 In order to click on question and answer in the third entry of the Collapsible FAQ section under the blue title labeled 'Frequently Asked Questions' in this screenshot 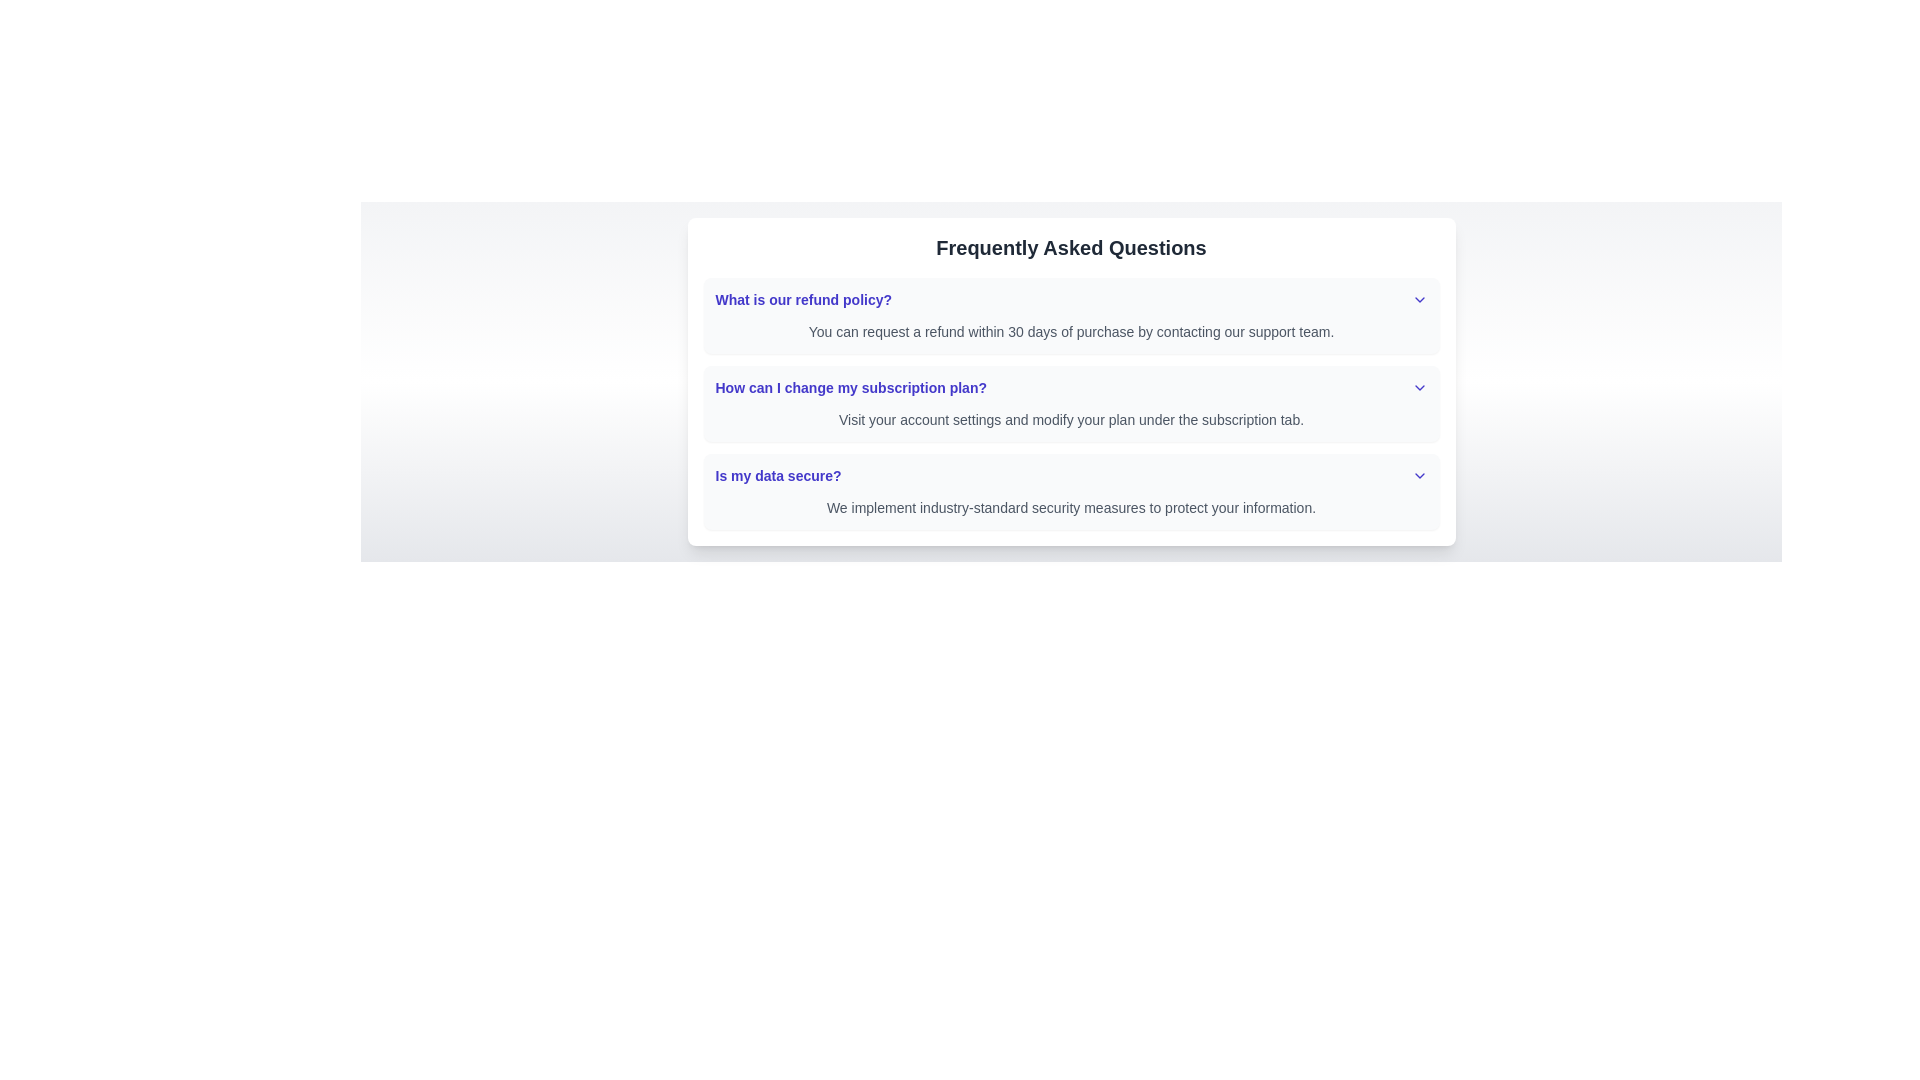, I will do `click(1070, 492)`.